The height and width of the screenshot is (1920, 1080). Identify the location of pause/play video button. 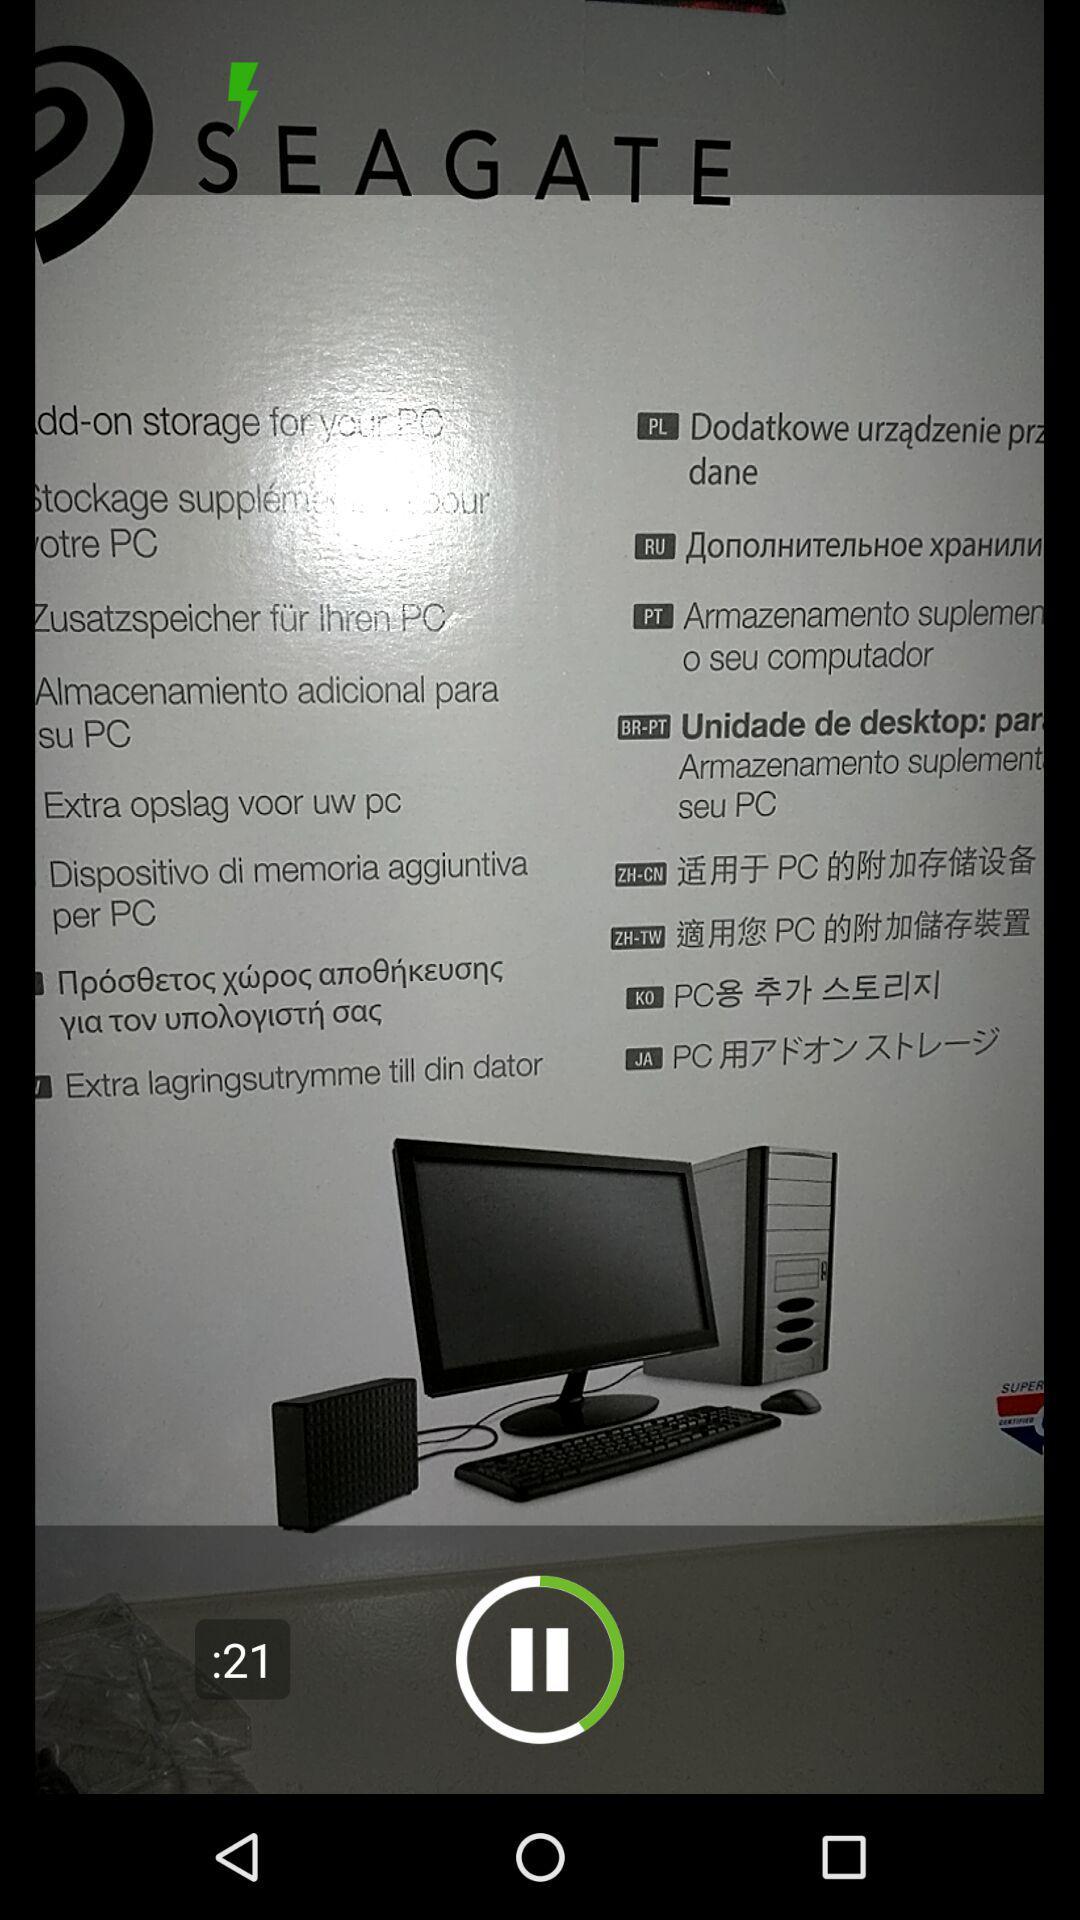
(540, 1659).